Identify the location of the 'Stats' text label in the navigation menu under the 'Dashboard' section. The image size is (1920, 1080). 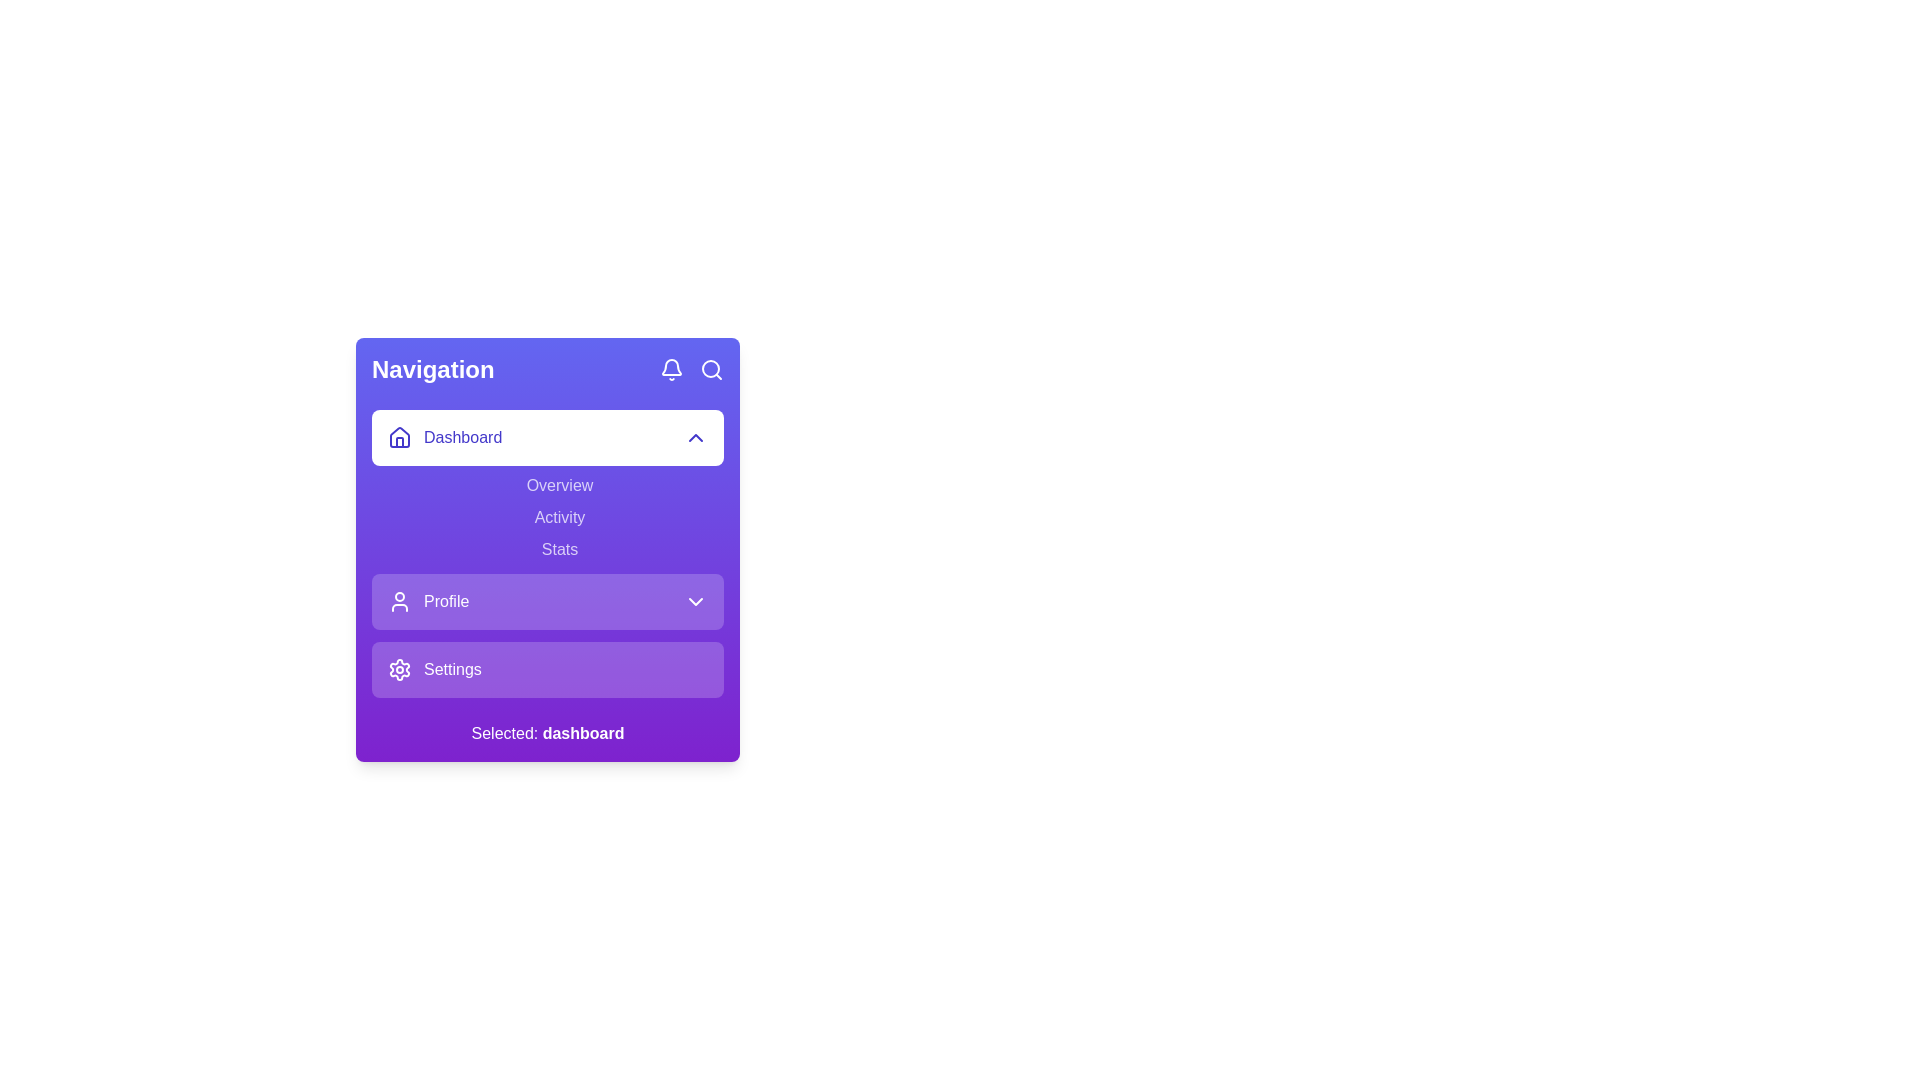
(560, 550).